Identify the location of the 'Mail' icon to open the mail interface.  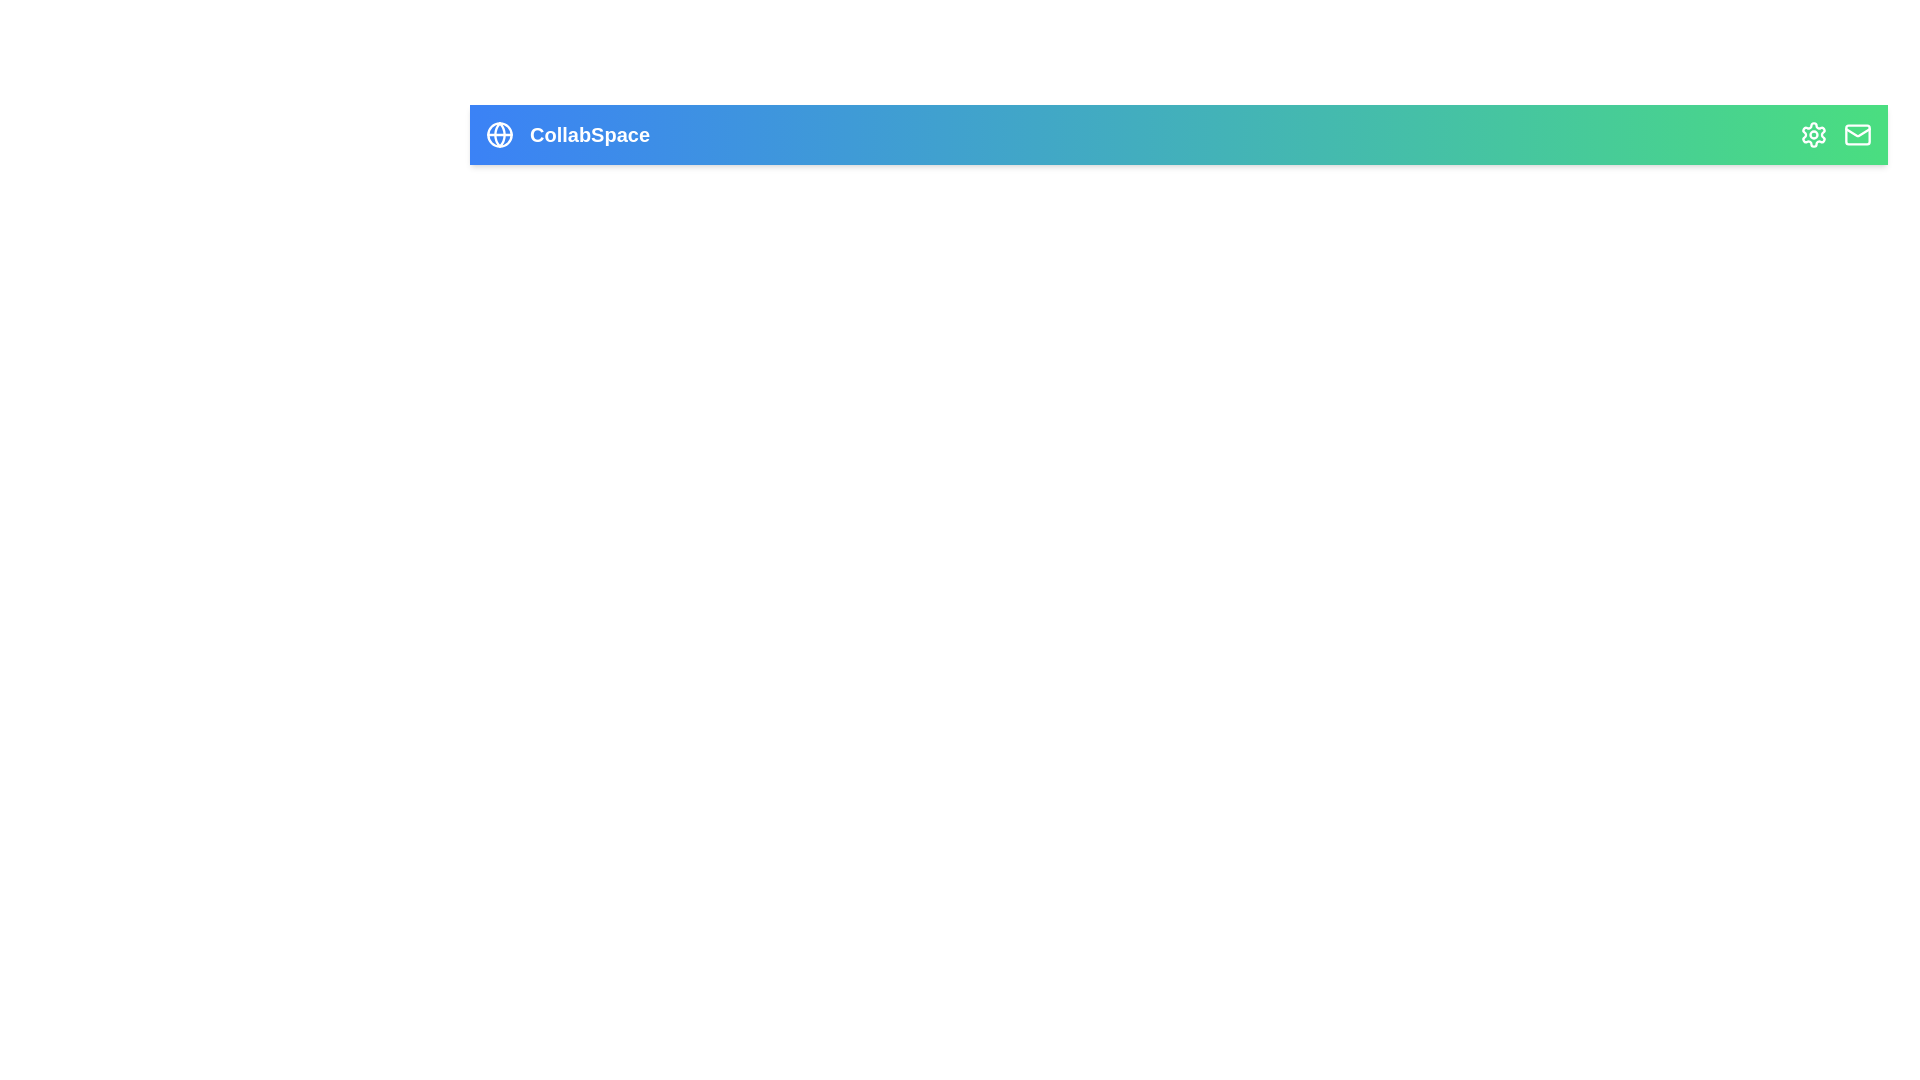
(1856, 135).